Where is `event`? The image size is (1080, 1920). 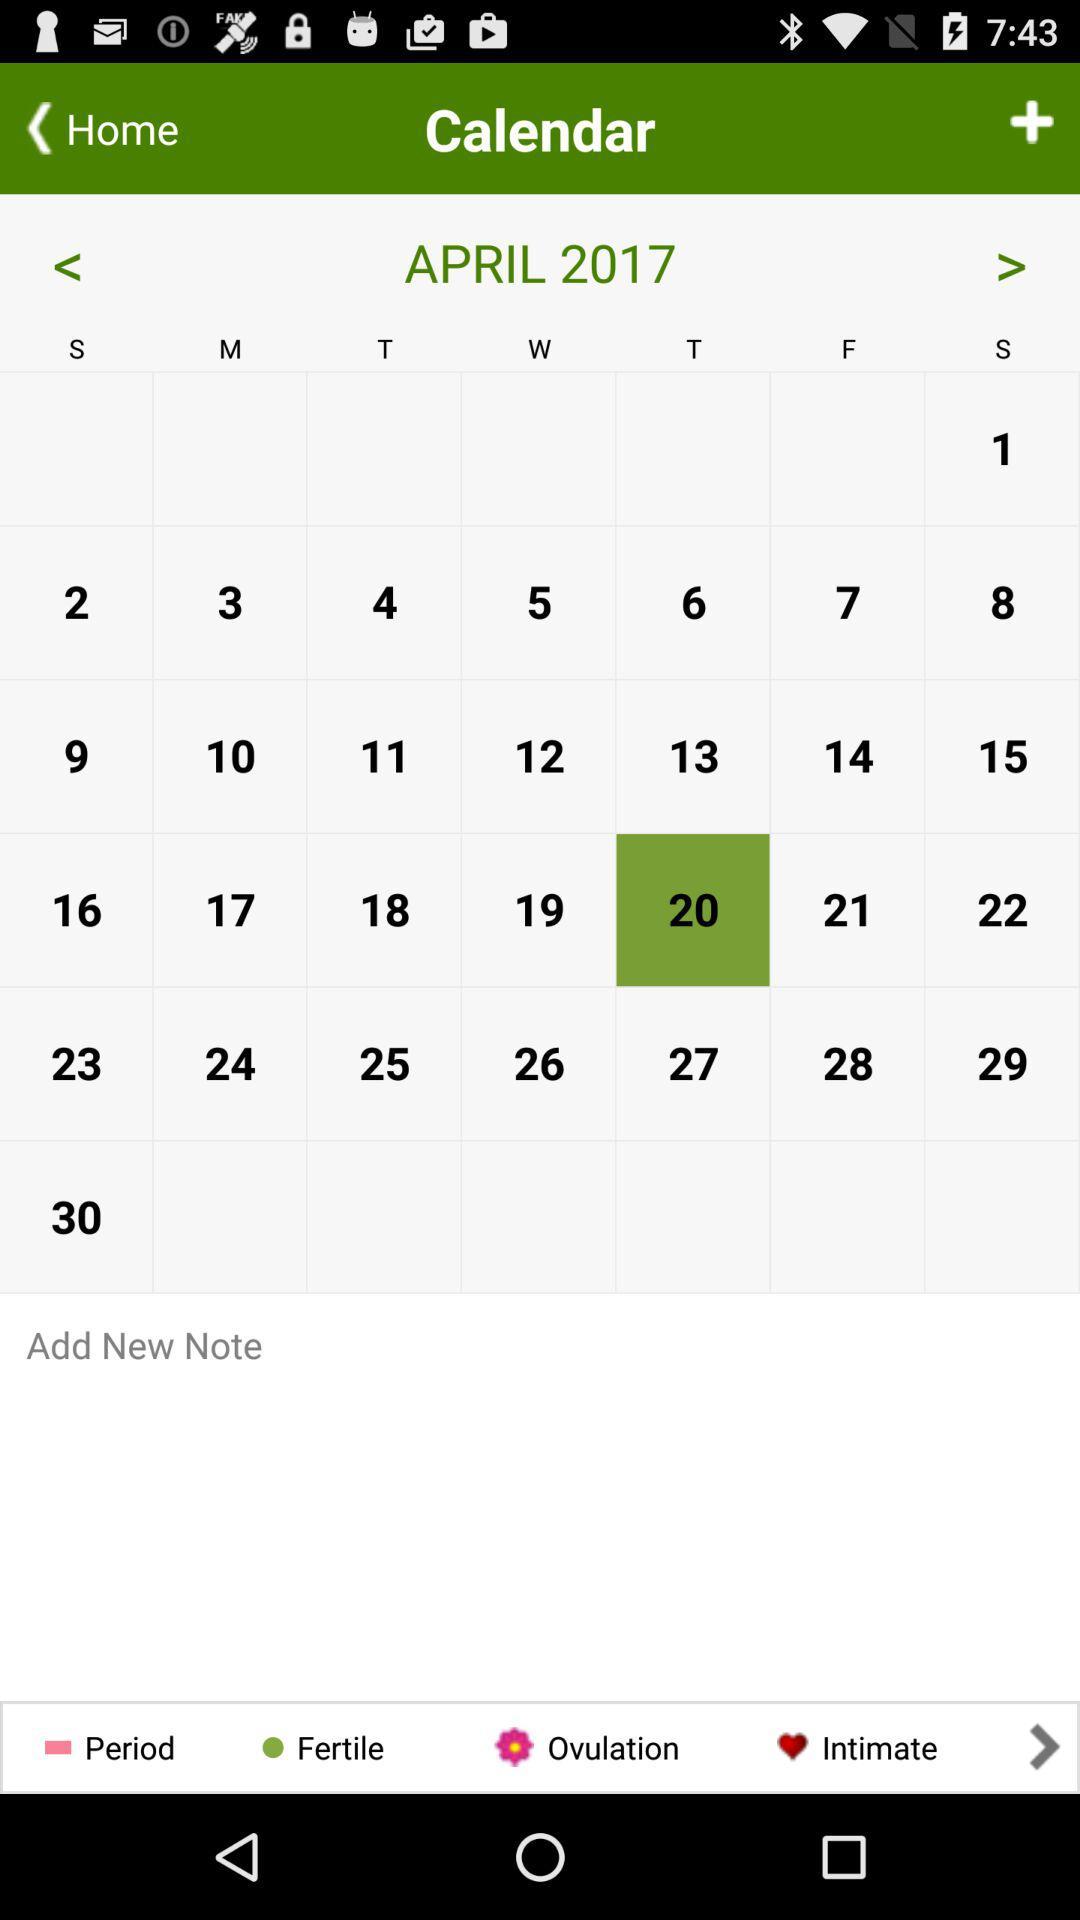
event is located at coordinates (1032, 127).